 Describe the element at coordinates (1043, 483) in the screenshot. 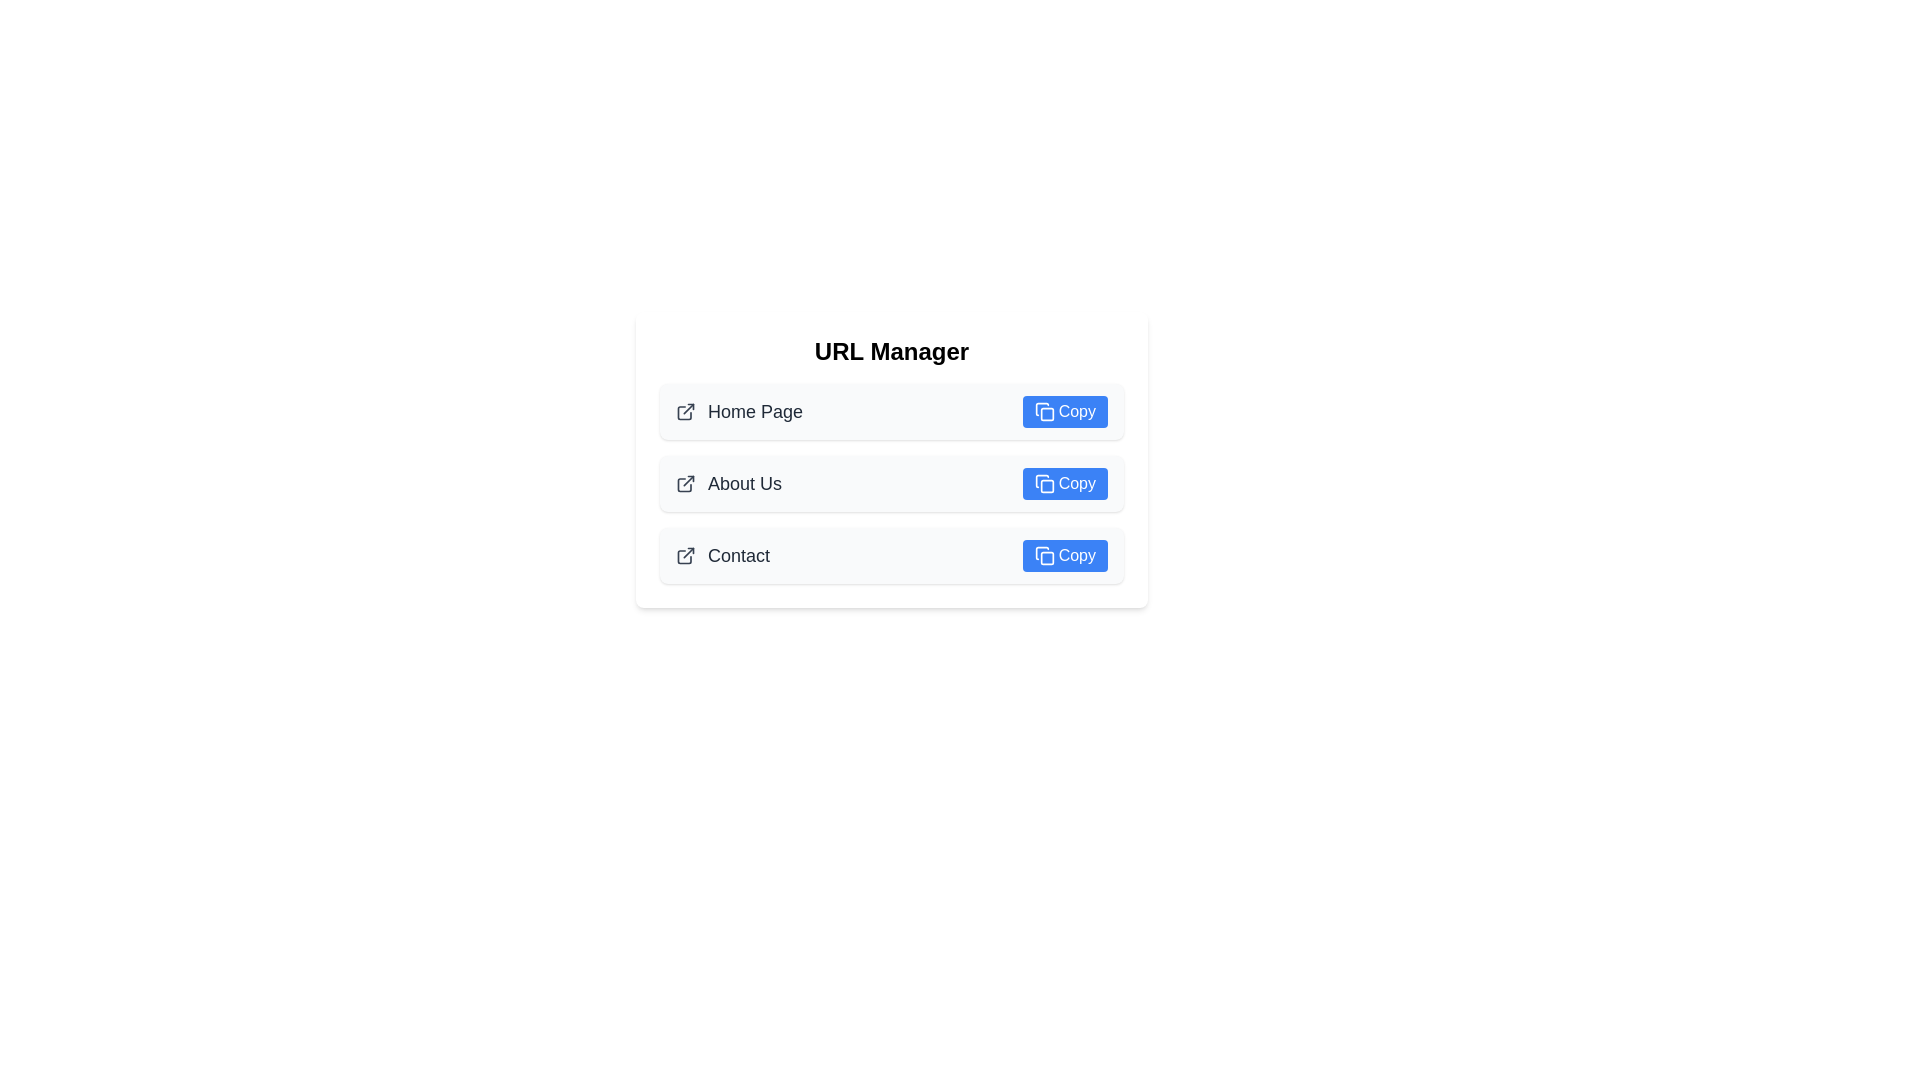

I see `the blue copy action icon within the button, located in the second row of action buttons to the right of the 'About Us' text, to trigger a tooltip or style change` at that location.